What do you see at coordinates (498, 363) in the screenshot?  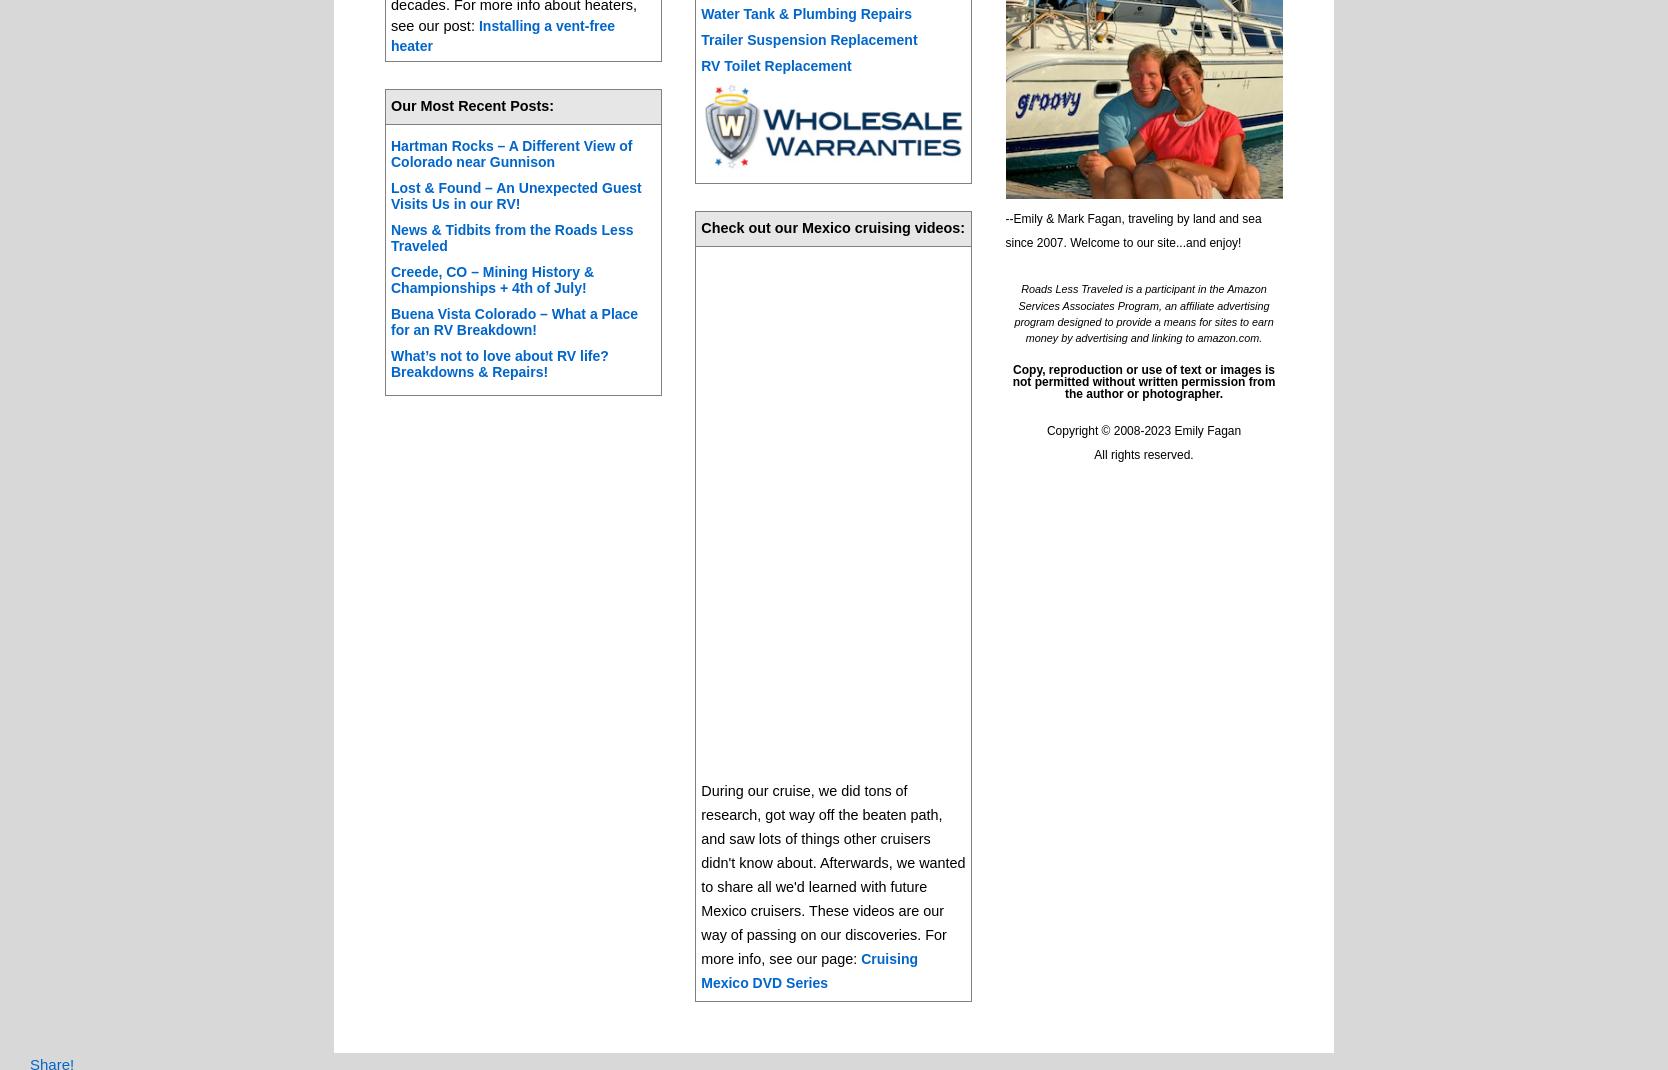 I see `'What’s not to love about RV life? Breakdowns & Repairs!'` at bounding box center [498, 363].